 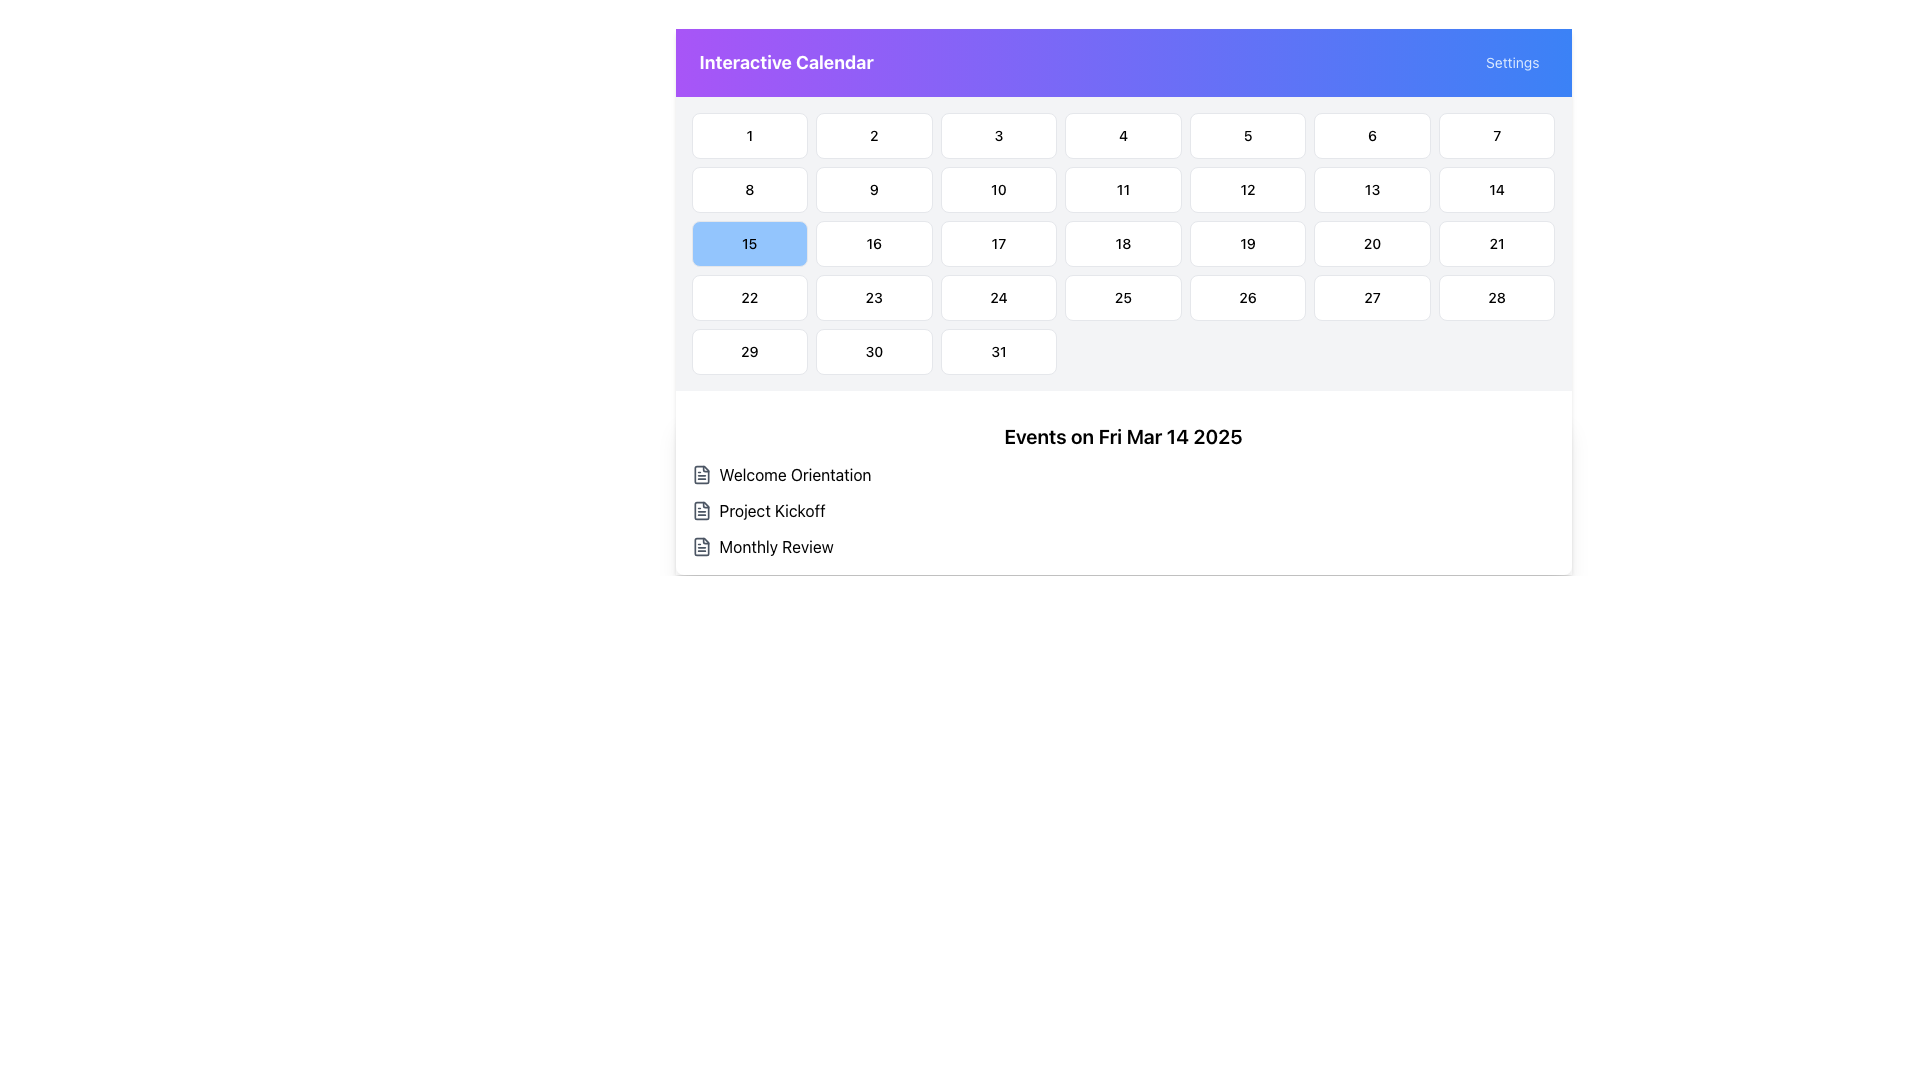 I want to click on the text element representing the date '31' in the calendar view, which is located in the last row and last column of the calendar grid, so click(x=998, y=350).